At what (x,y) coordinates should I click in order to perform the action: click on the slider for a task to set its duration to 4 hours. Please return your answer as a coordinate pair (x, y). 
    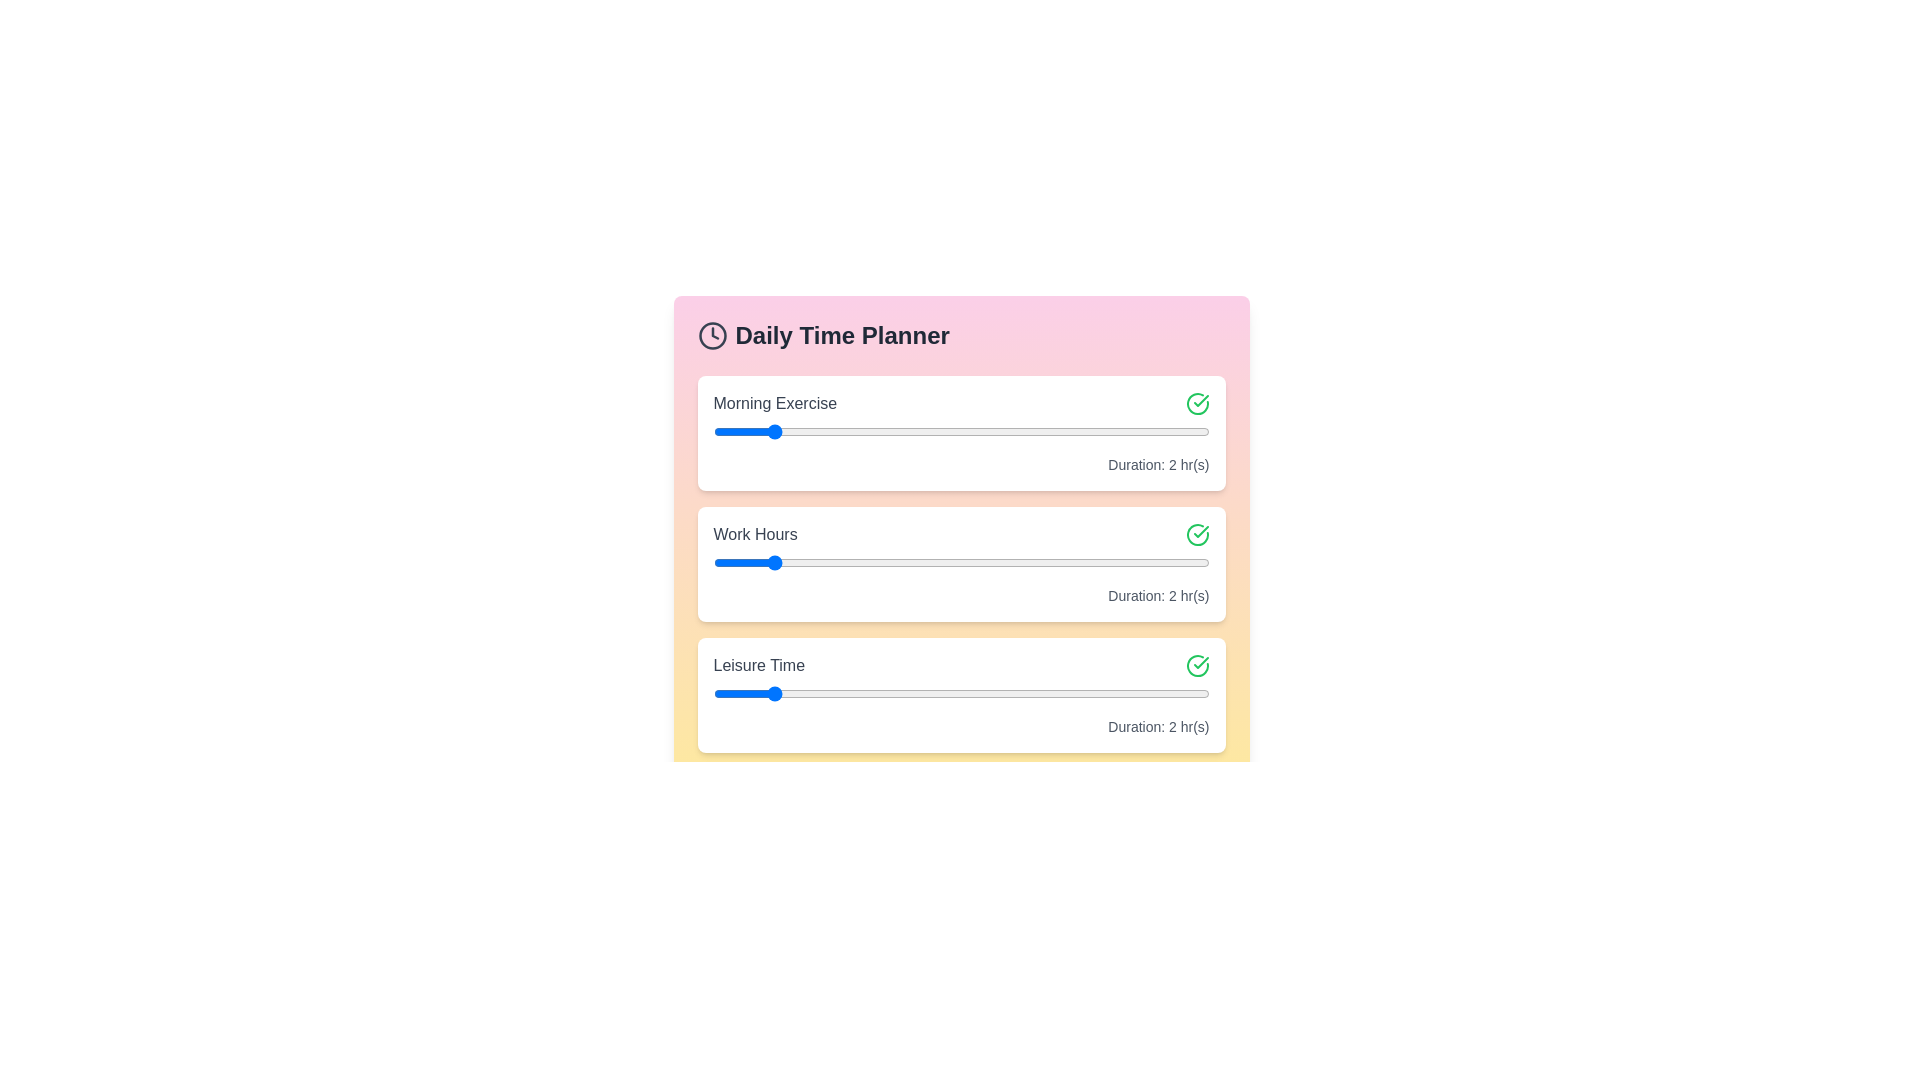
    Looking at the image, I should click on (878, 431).